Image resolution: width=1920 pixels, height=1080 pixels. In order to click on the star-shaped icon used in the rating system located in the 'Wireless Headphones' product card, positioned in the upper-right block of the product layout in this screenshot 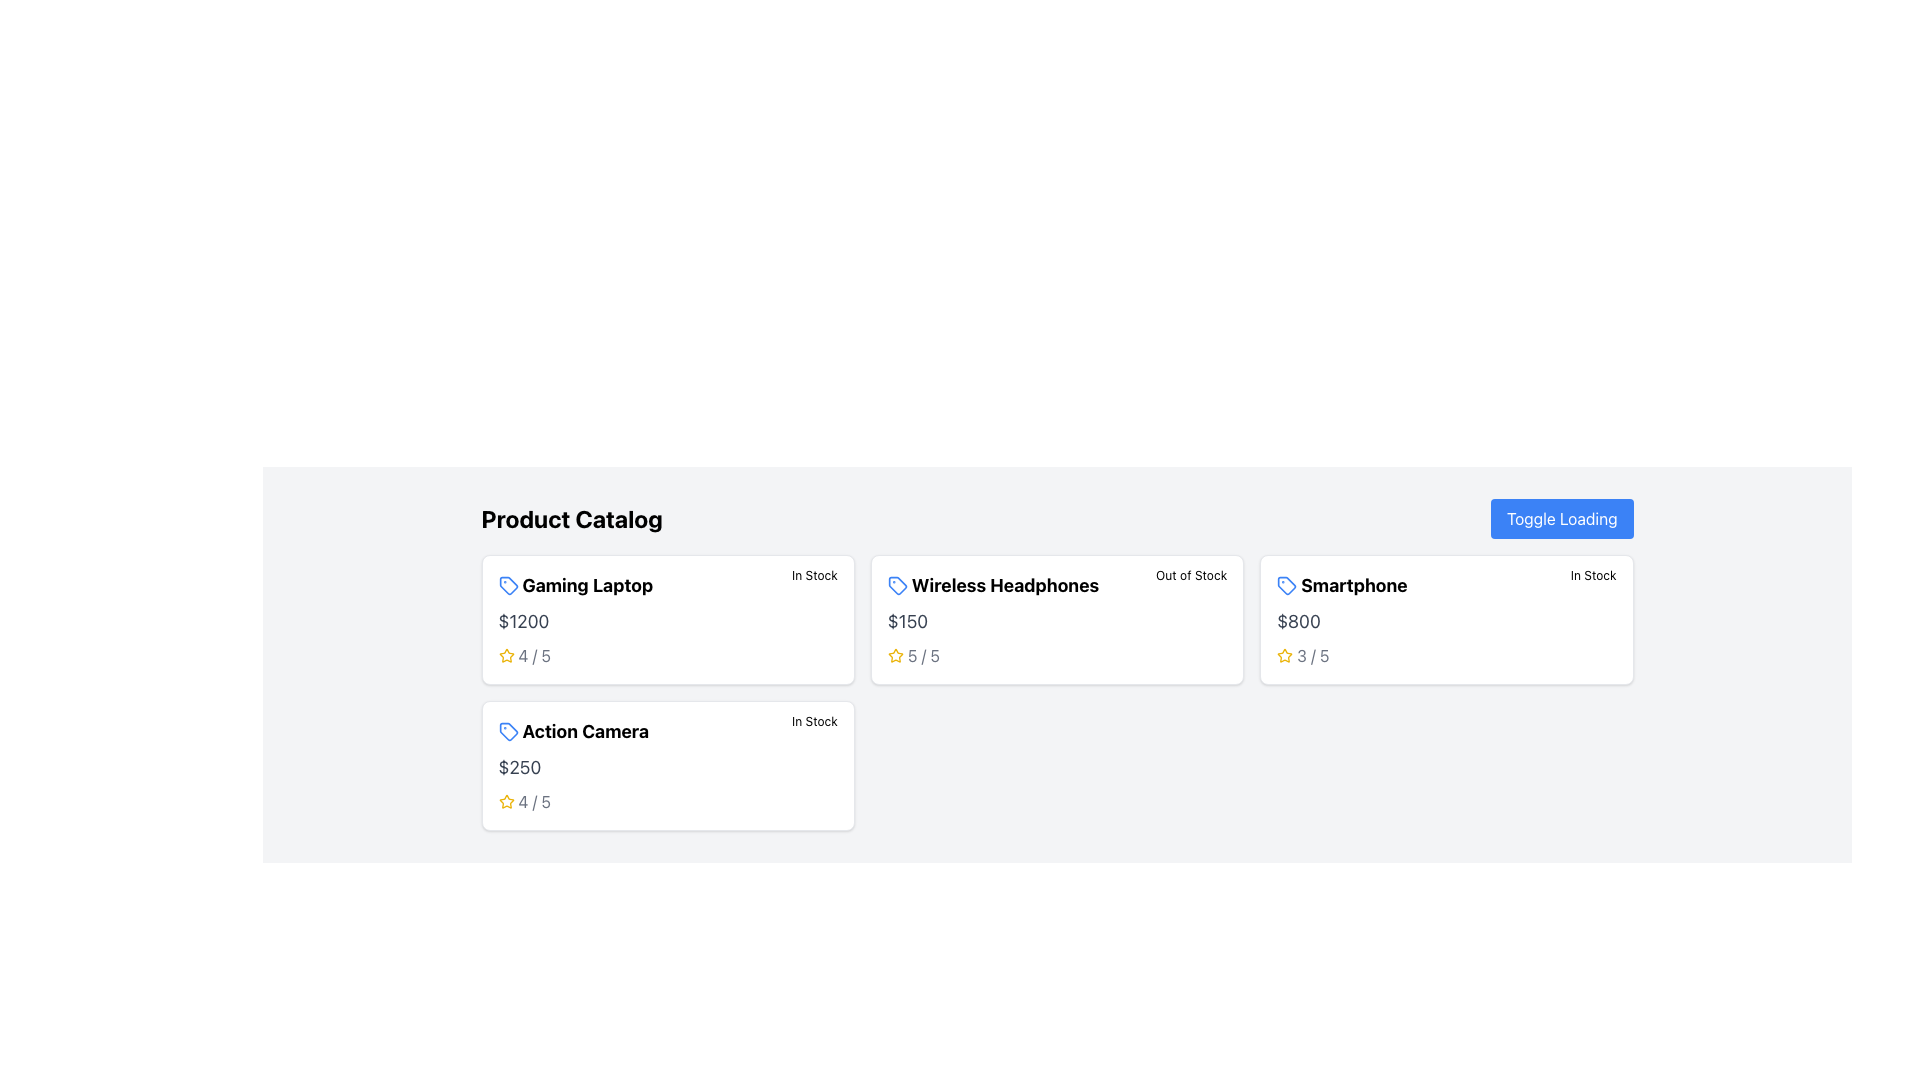, I will do `click(894, 655)`.